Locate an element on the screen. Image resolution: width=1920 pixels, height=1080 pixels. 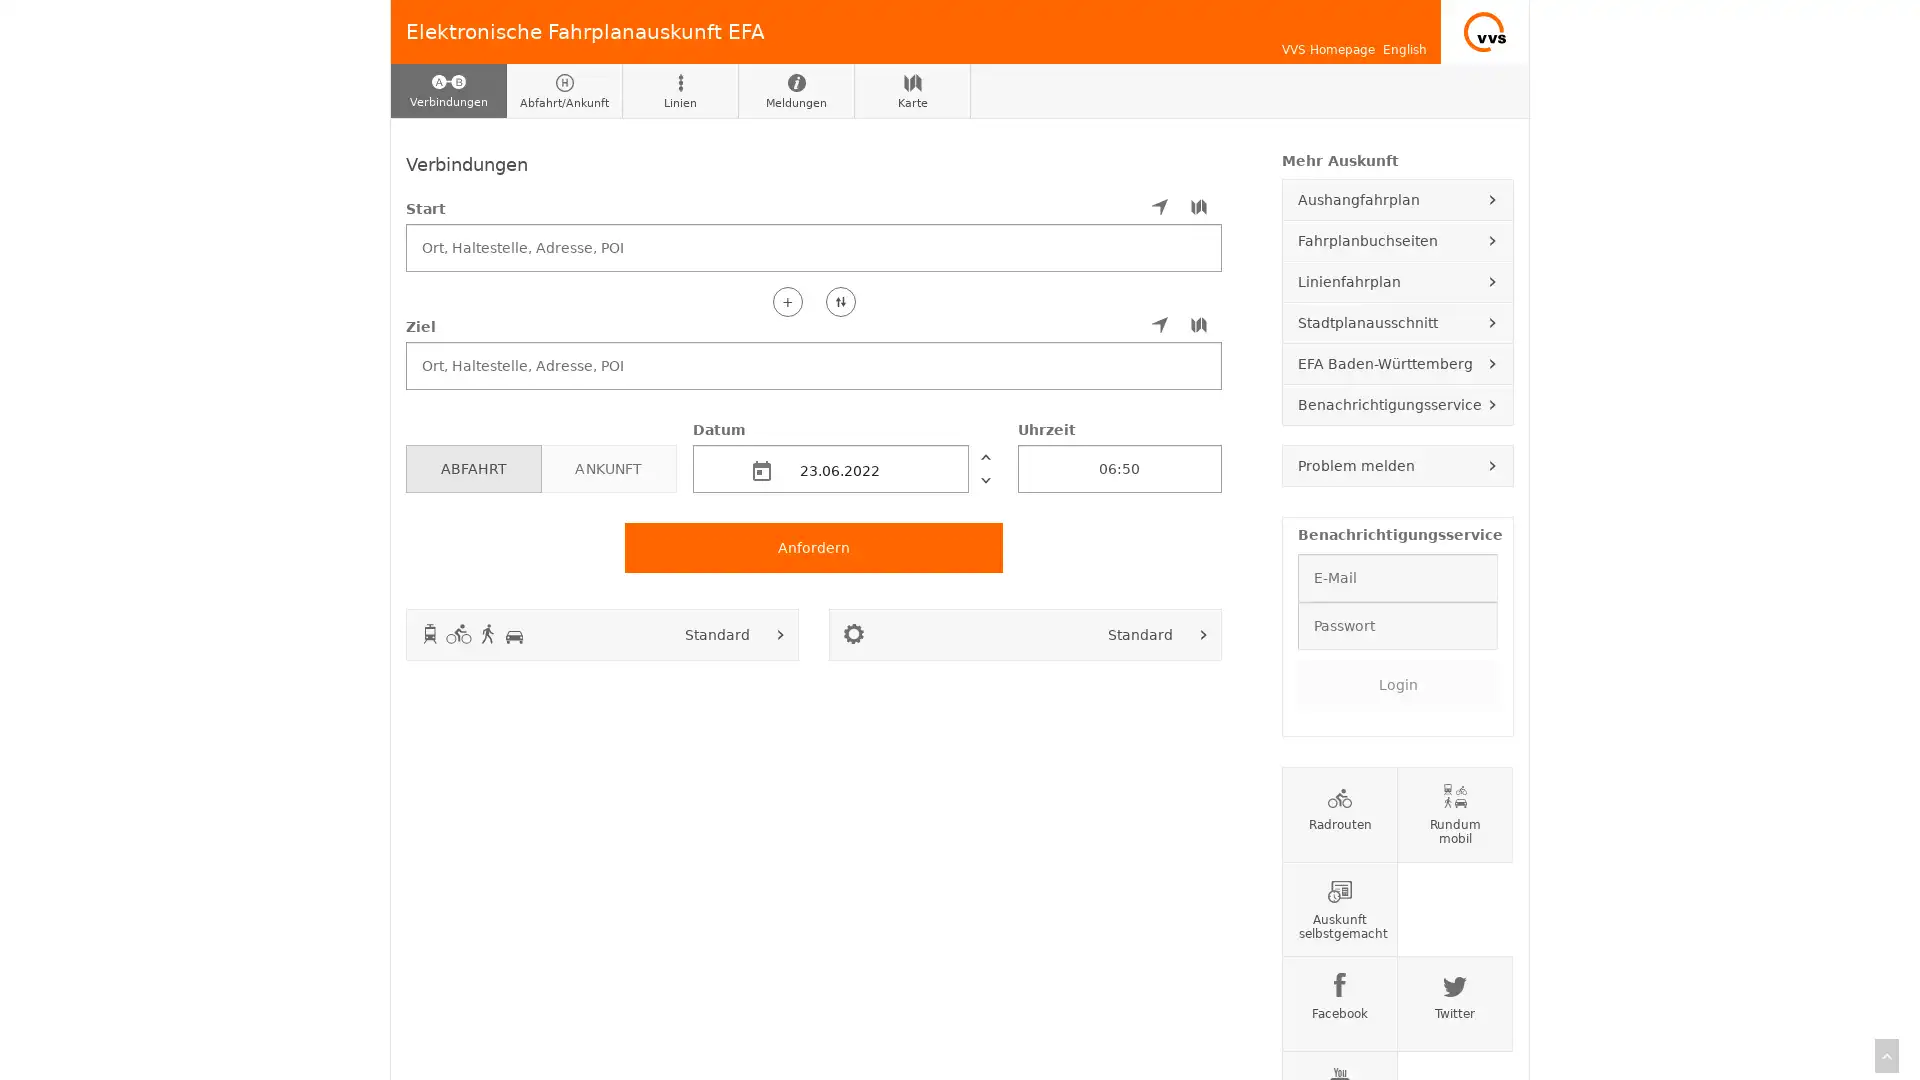
Linien is located at coordinates (681, 91).